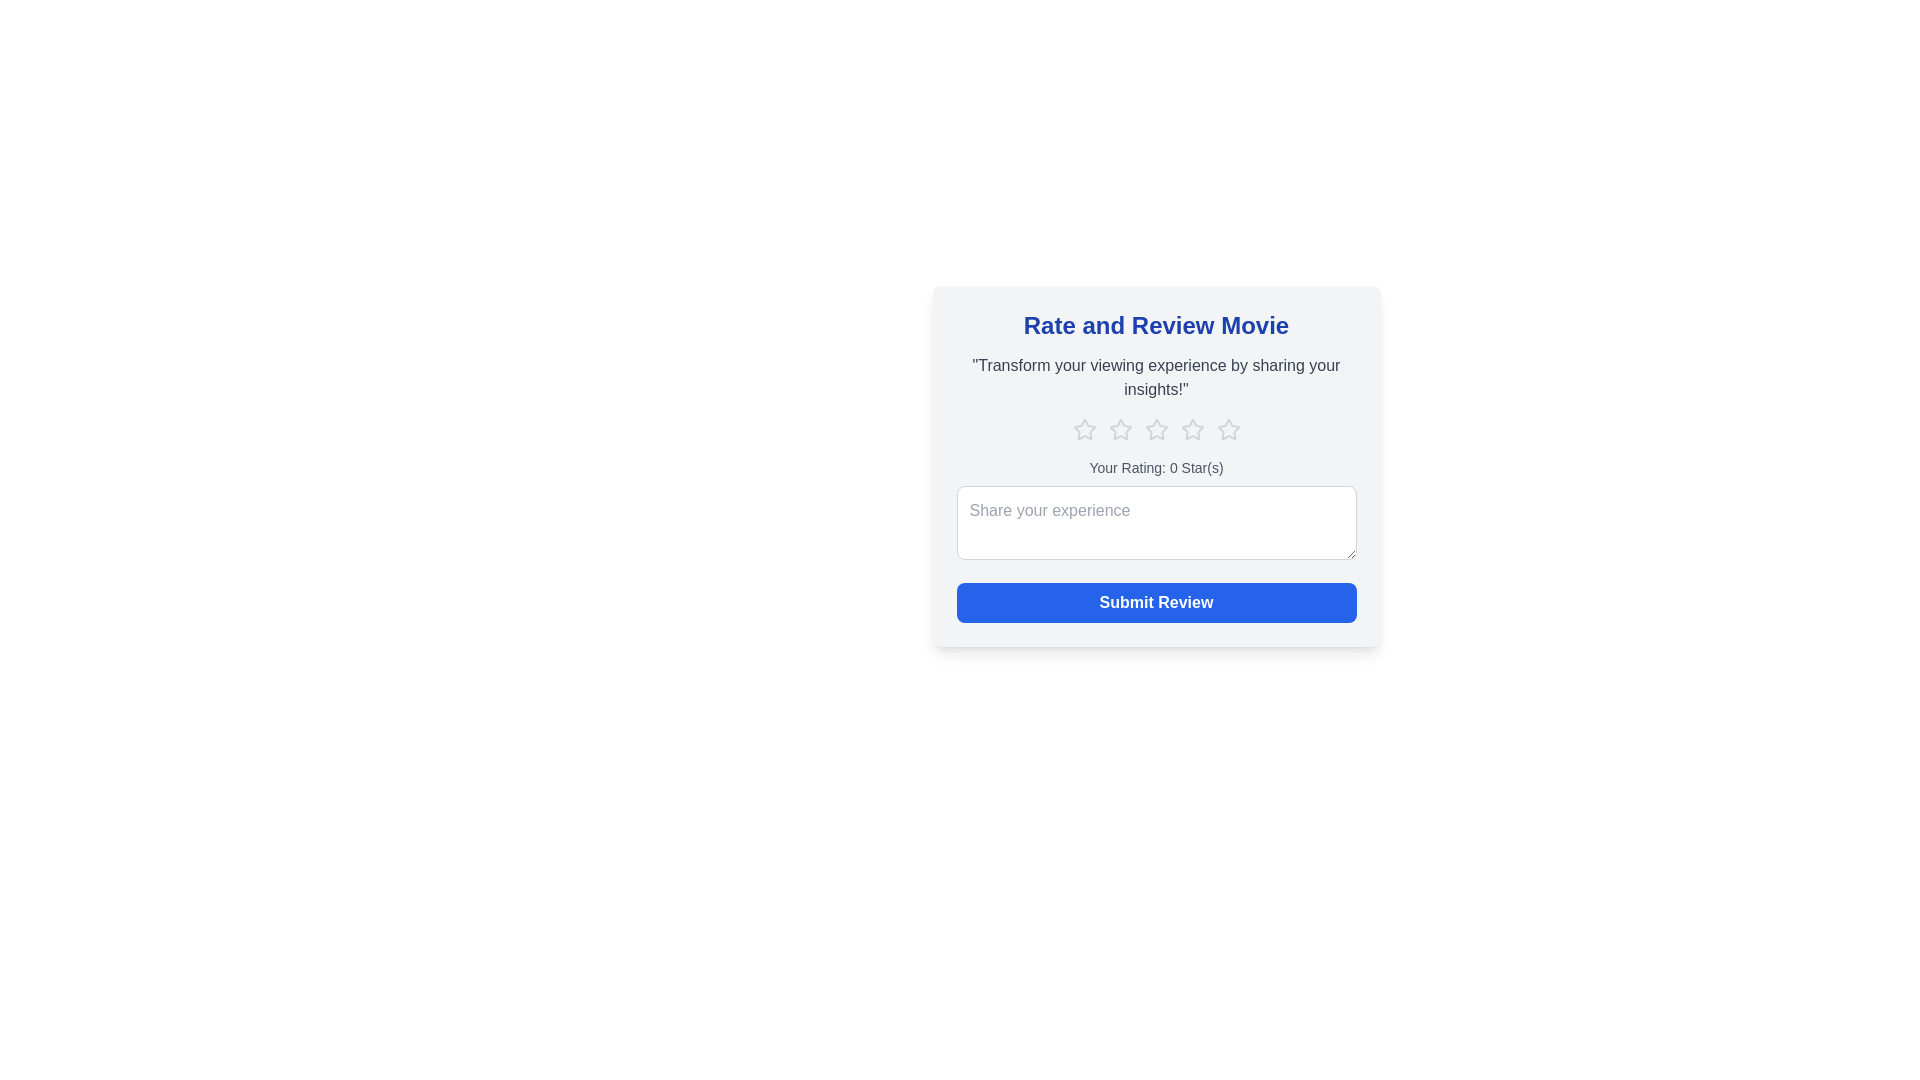 The image size is (1920, 1080). I want to click on the star corresponding to 4 to set the movie rating, so click(1192, 428).